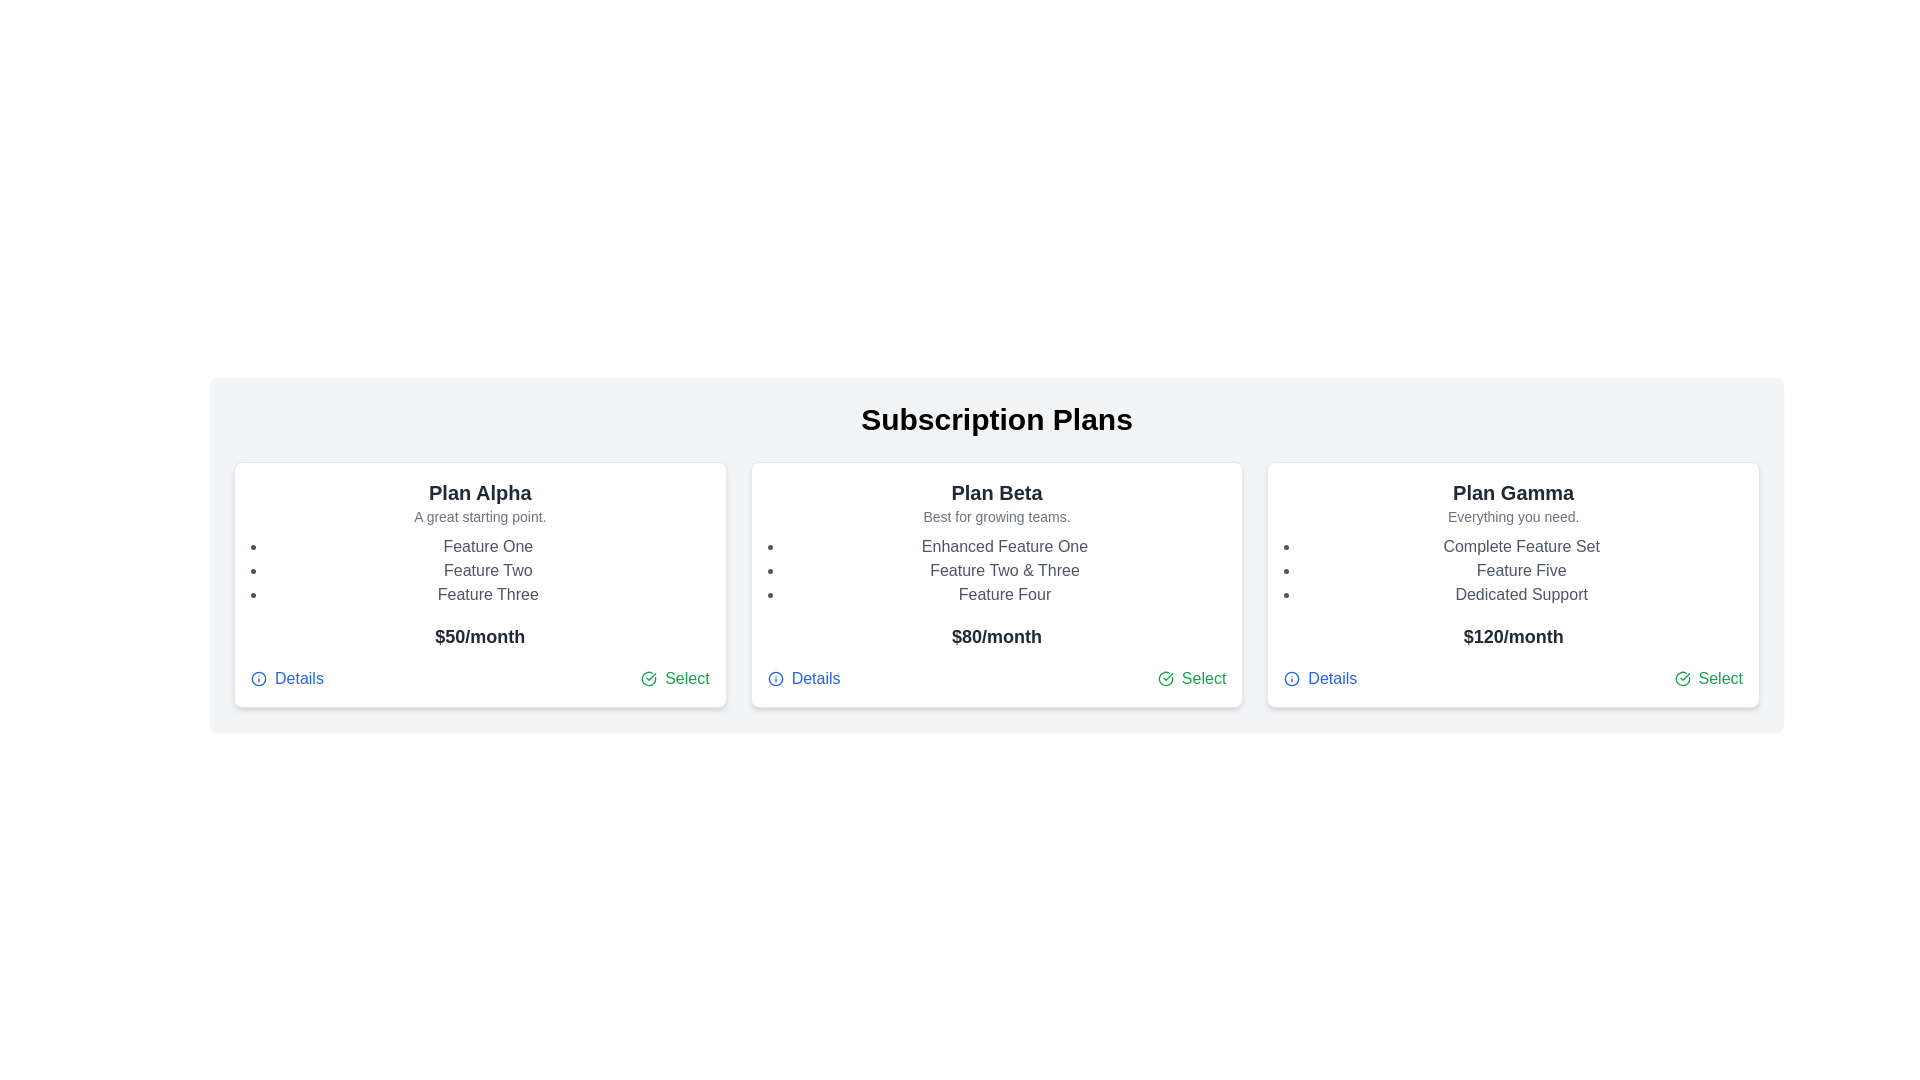 The image size is (1920, 1080). I want to click on the Decorative Icon element located near the text 'Details' below the 'Plan Gamma' subscription plan, so click(1292, 677).